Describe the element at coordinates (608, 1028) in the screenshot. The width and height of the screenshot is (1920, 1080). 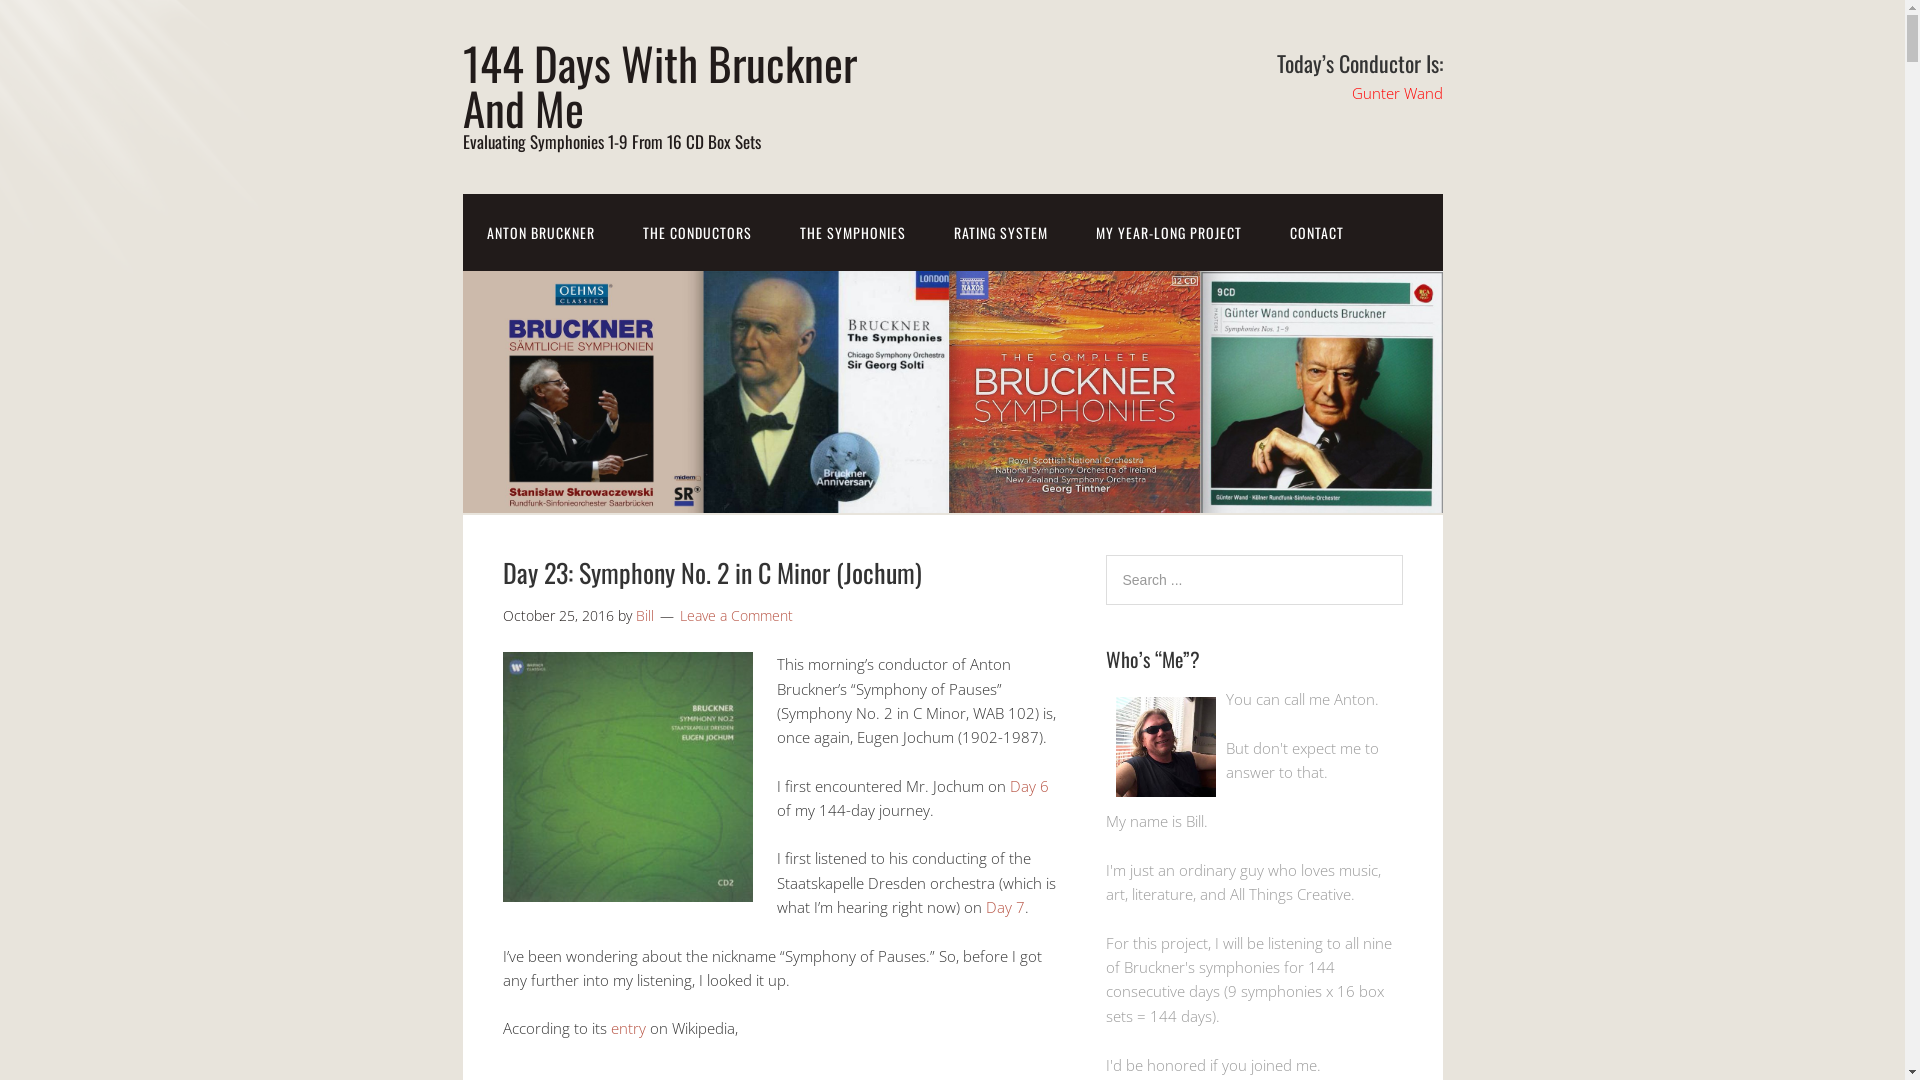
I see `'entry'` at that location.